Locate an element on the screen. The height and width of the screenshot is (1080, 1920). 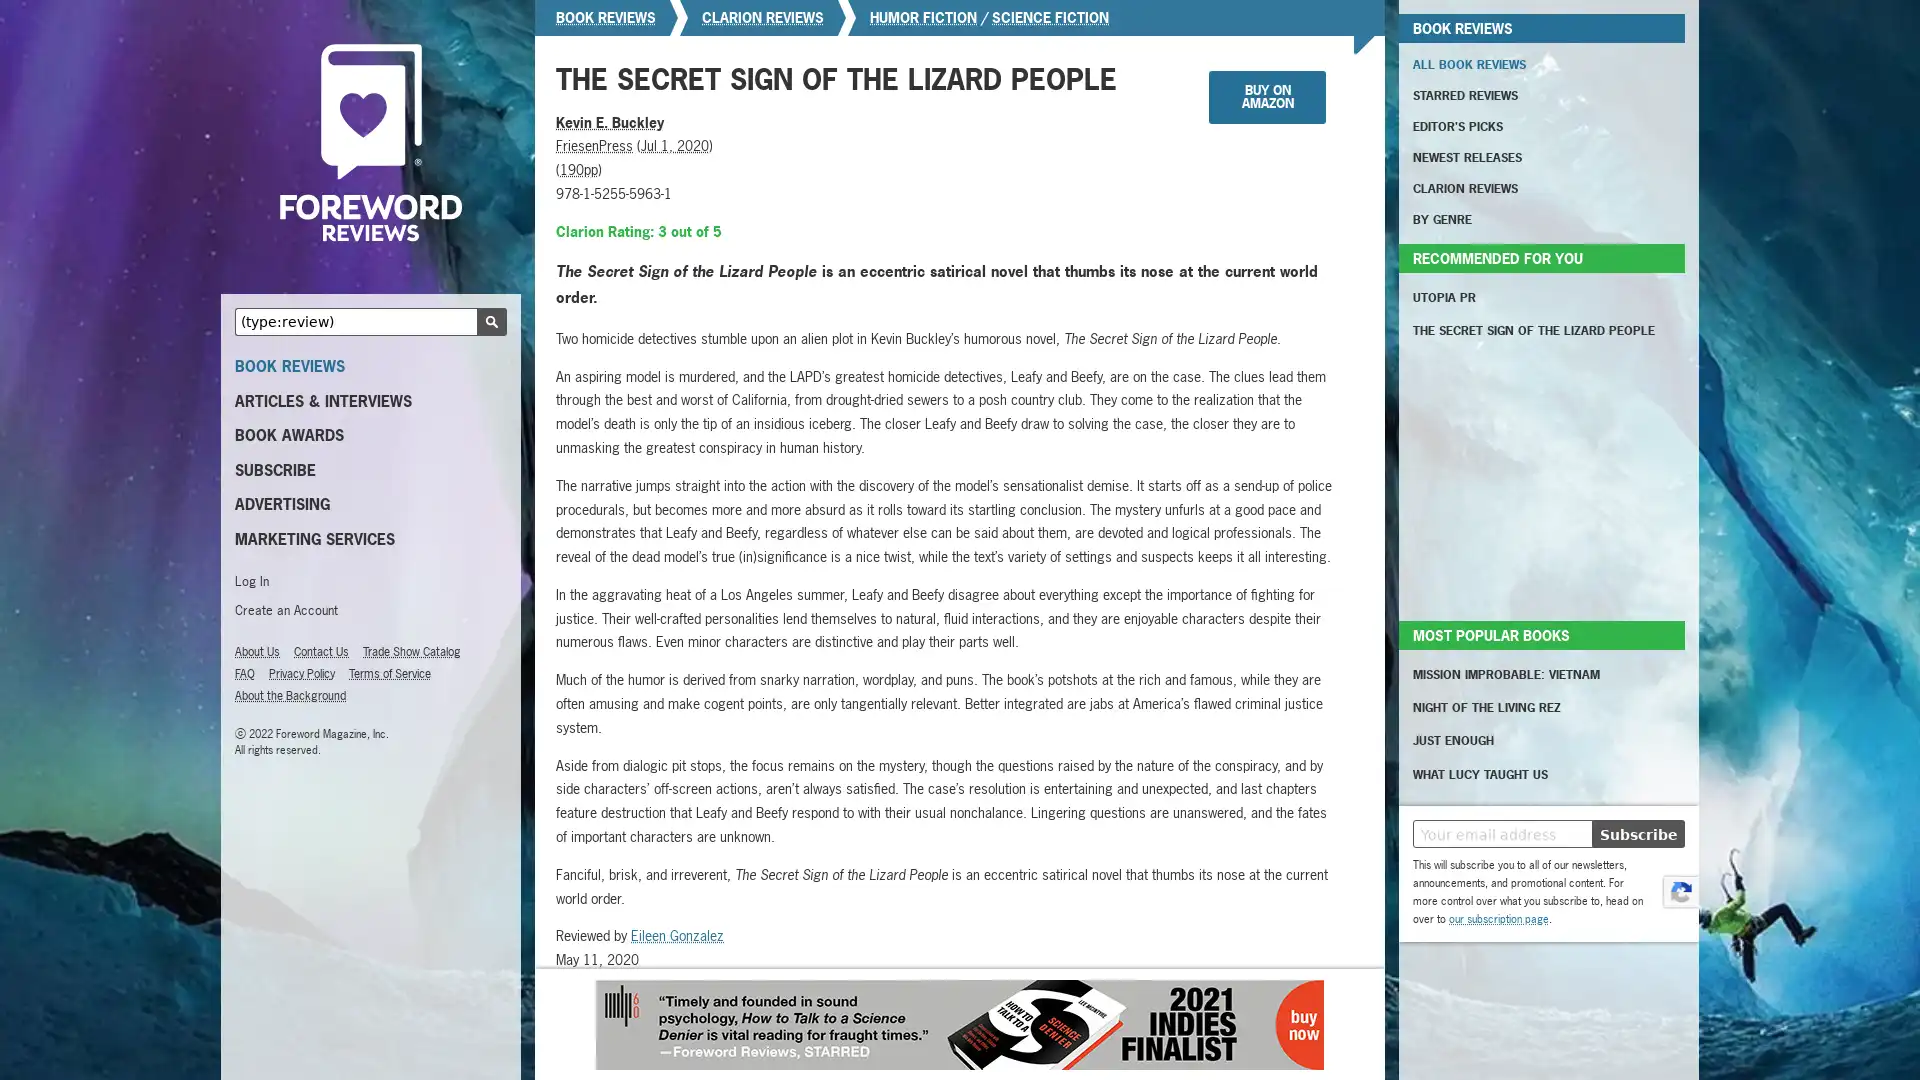
Search is located at coordinates (491, 320).